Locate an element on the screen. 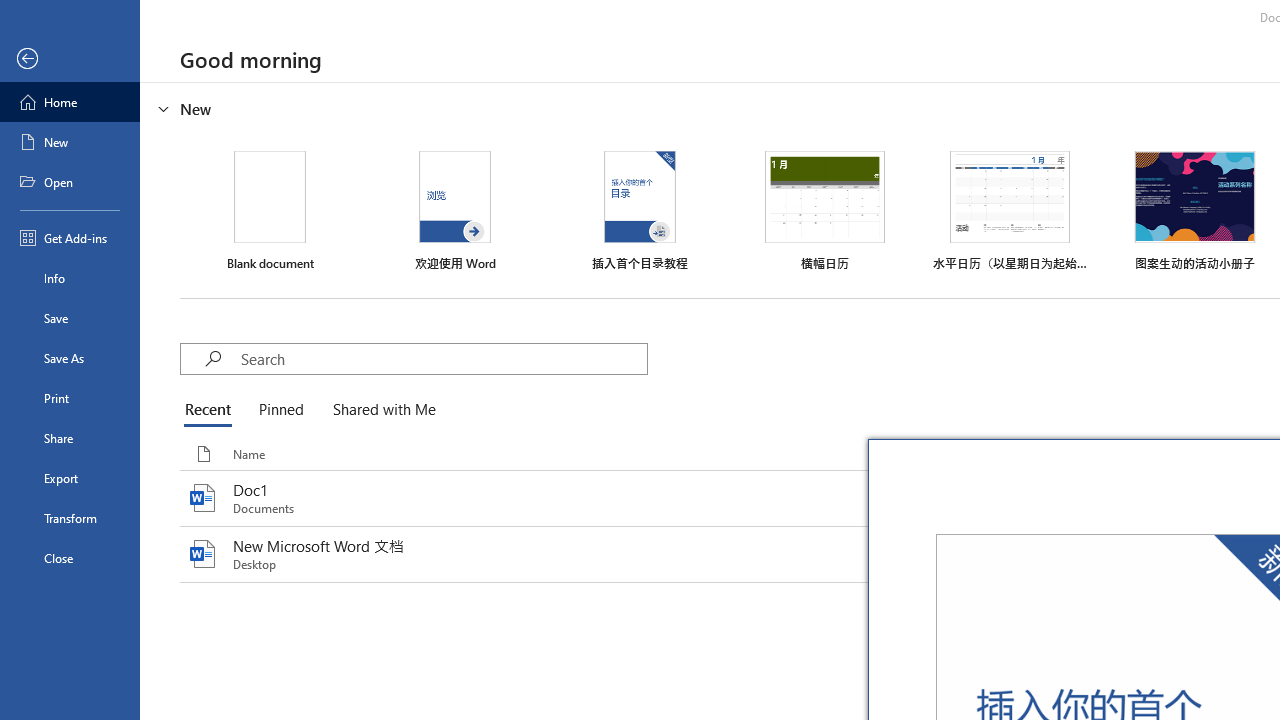 This screenshot has height=720, width=1280. 'Pinned' is located at coordinates (279, 410).